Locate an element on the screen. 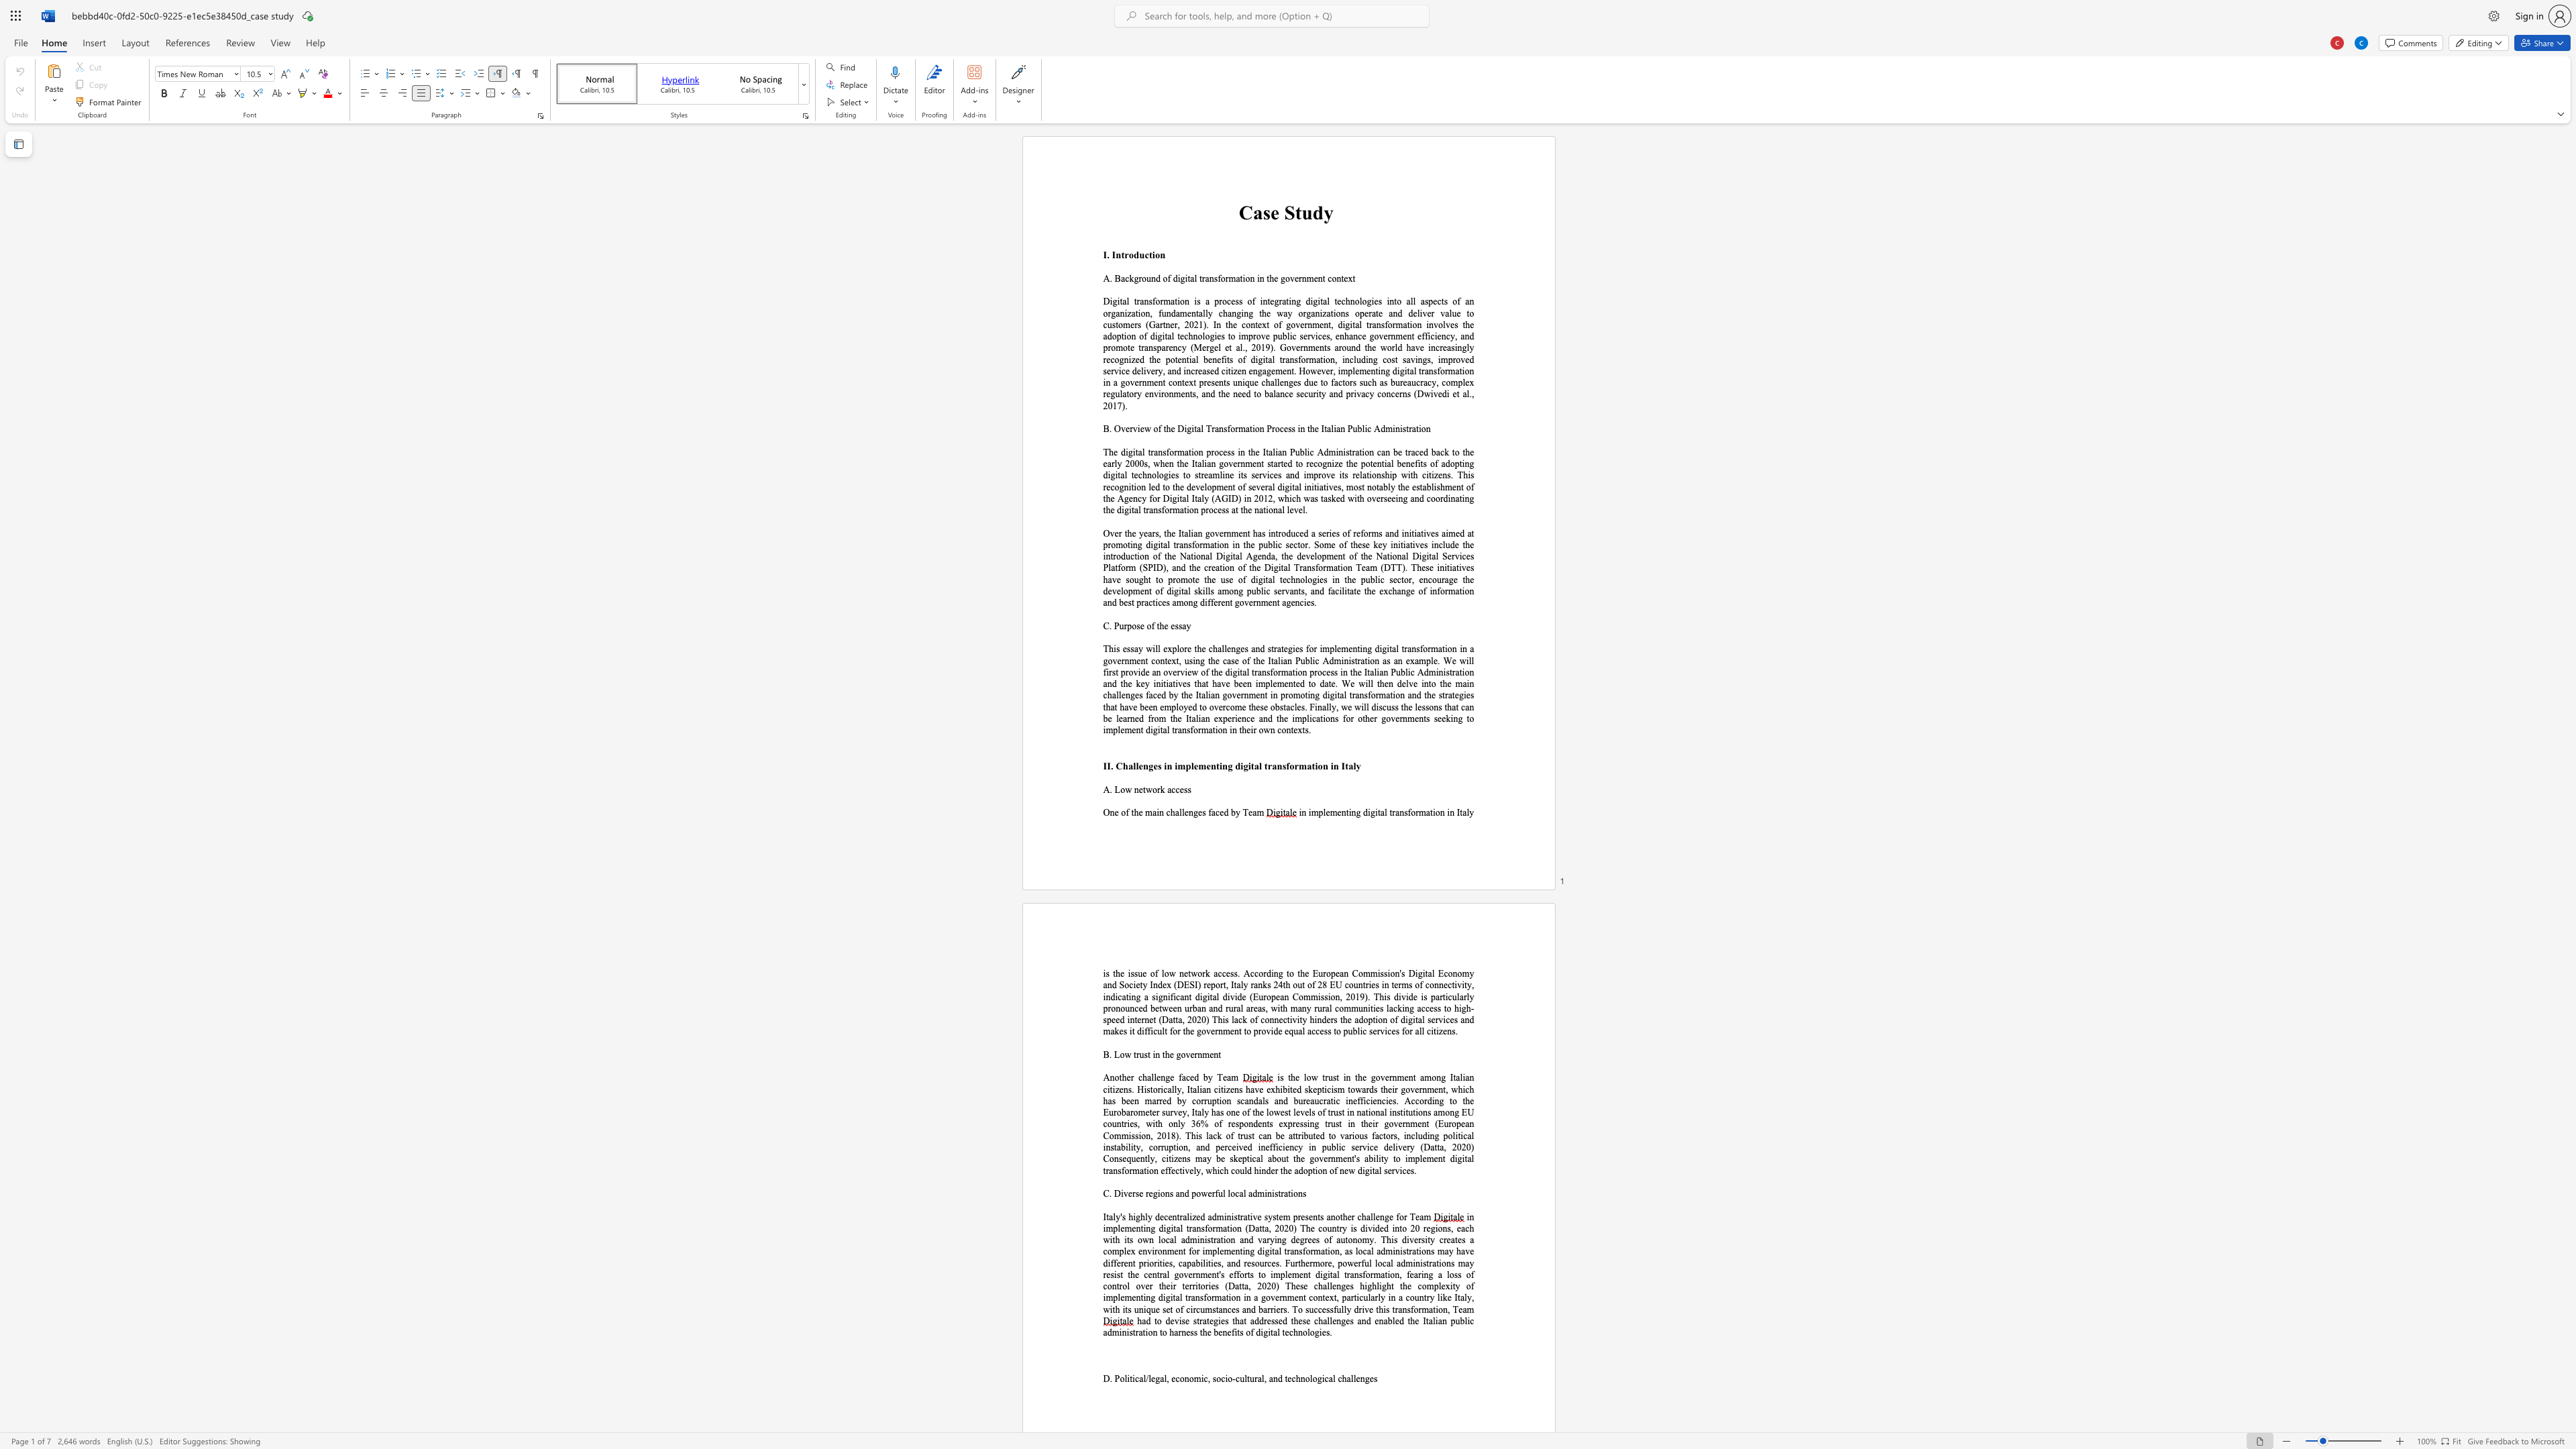 Image resolution: width=2576 pixels, height=1449 pixels. the 2th character "t" in the text is located at coordinates (1354, 590).